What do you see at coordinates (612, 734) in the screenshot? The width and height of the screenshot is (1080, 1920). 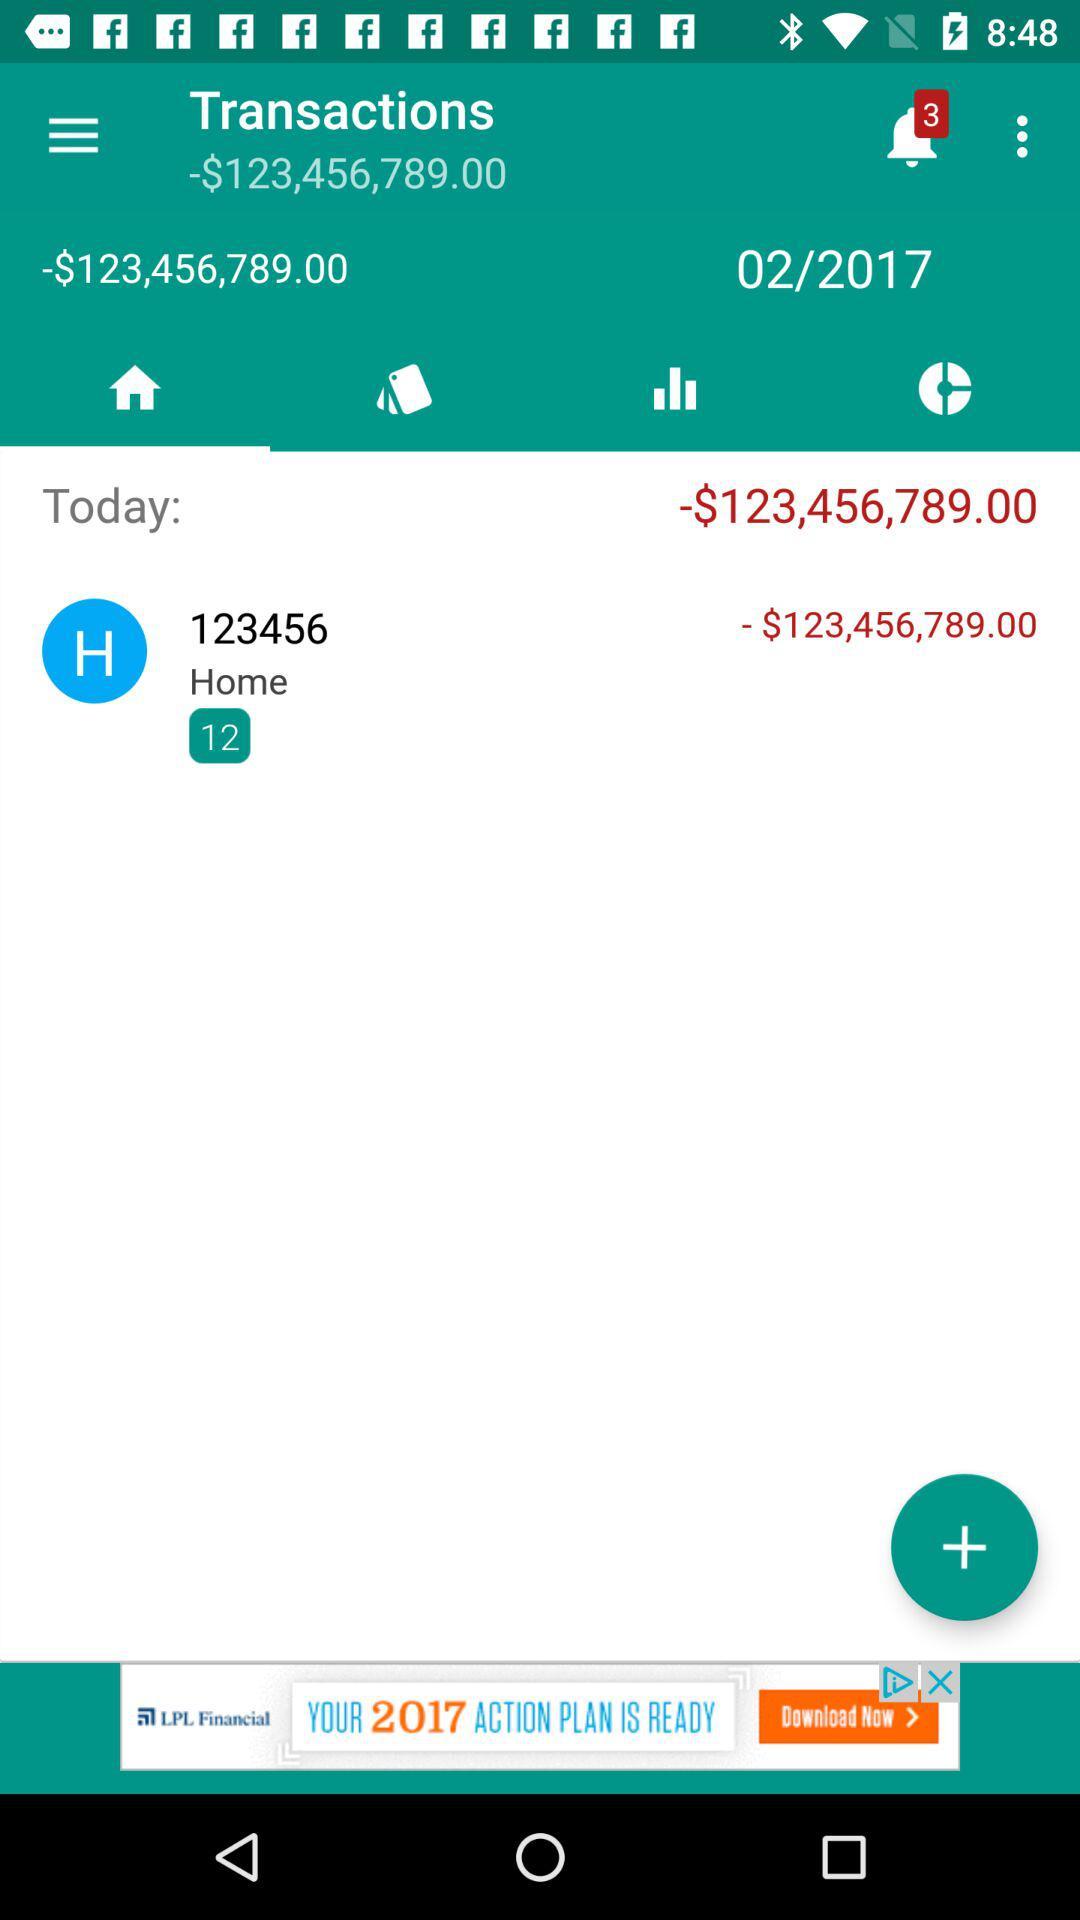 I see `icon next to h icon` at bounding box center [612, 734].